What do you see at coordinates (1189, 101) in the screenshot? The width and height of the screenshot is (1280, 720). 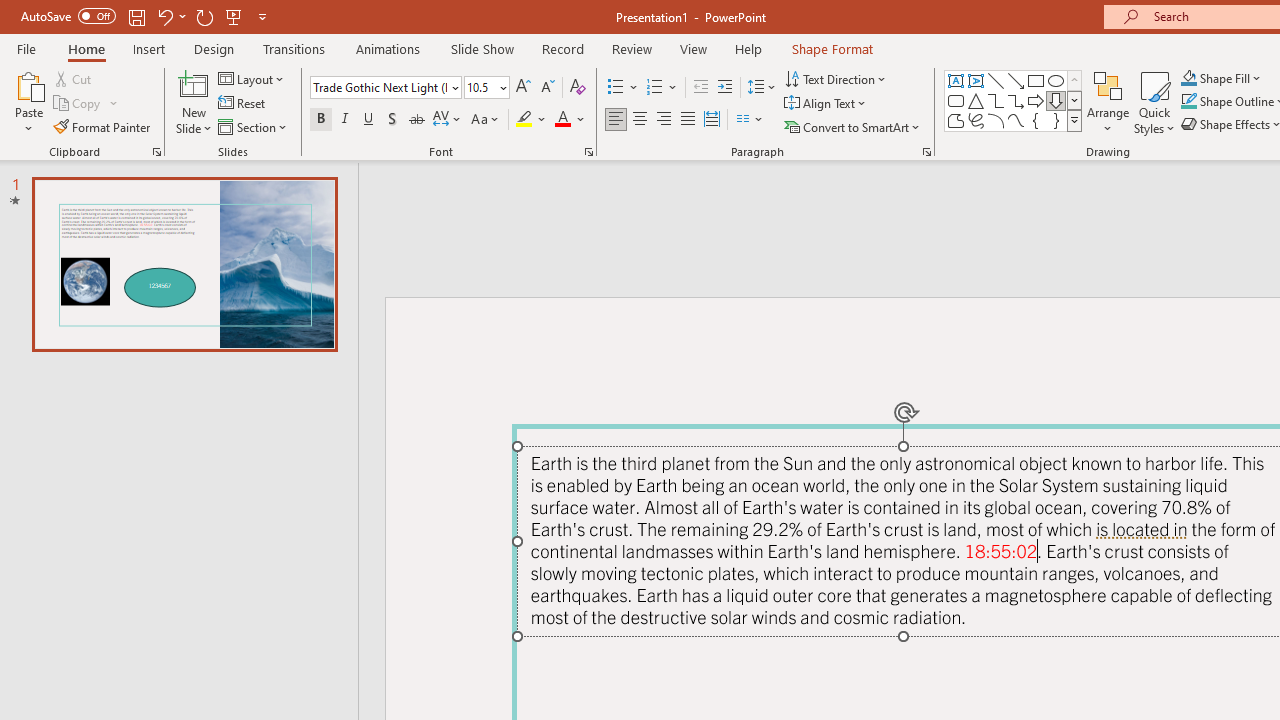 I see `'Shape Outline Teal, Accent 1'` at bounding box center [1189, 101].